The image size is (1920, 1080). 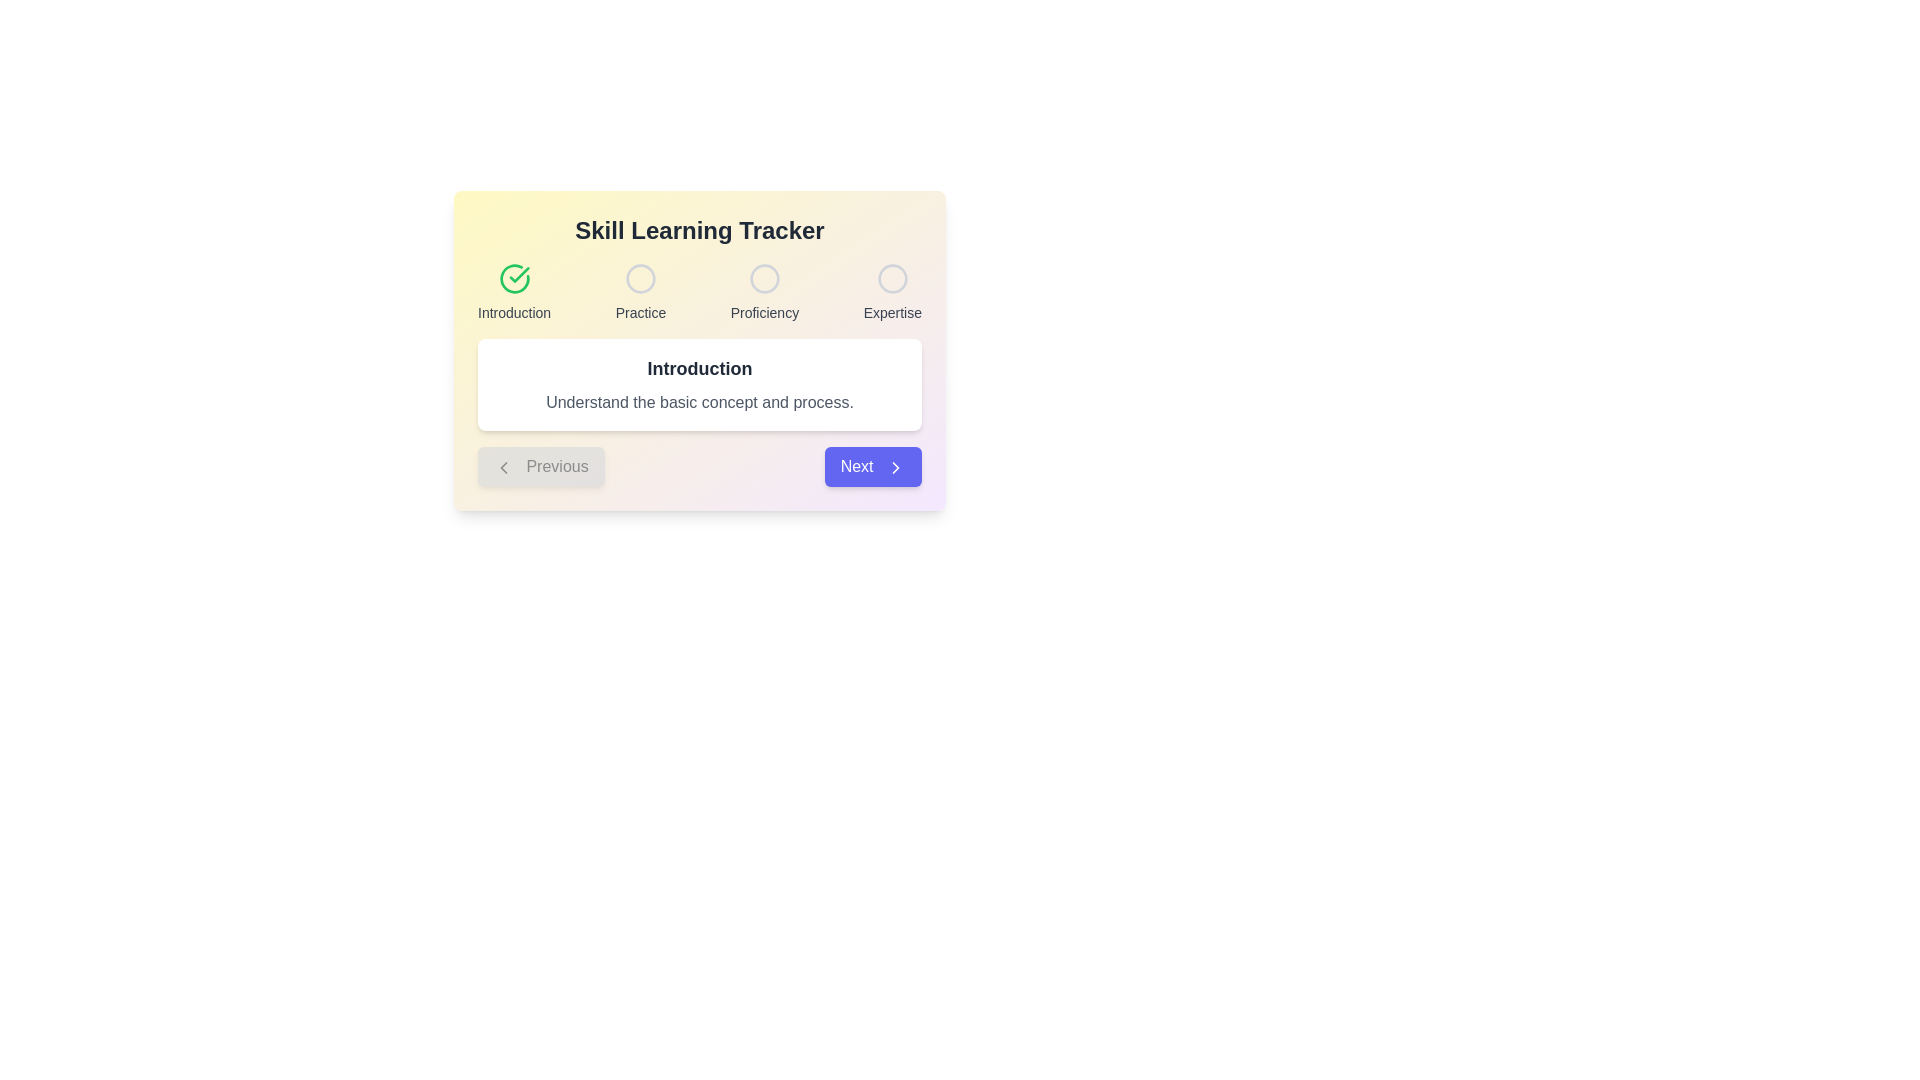 I want to click on the 'Practice' phase text label, which is centrally aligned beneath the second circular icon in the multi-step skill tracking interface, so click(x=640, y=312).